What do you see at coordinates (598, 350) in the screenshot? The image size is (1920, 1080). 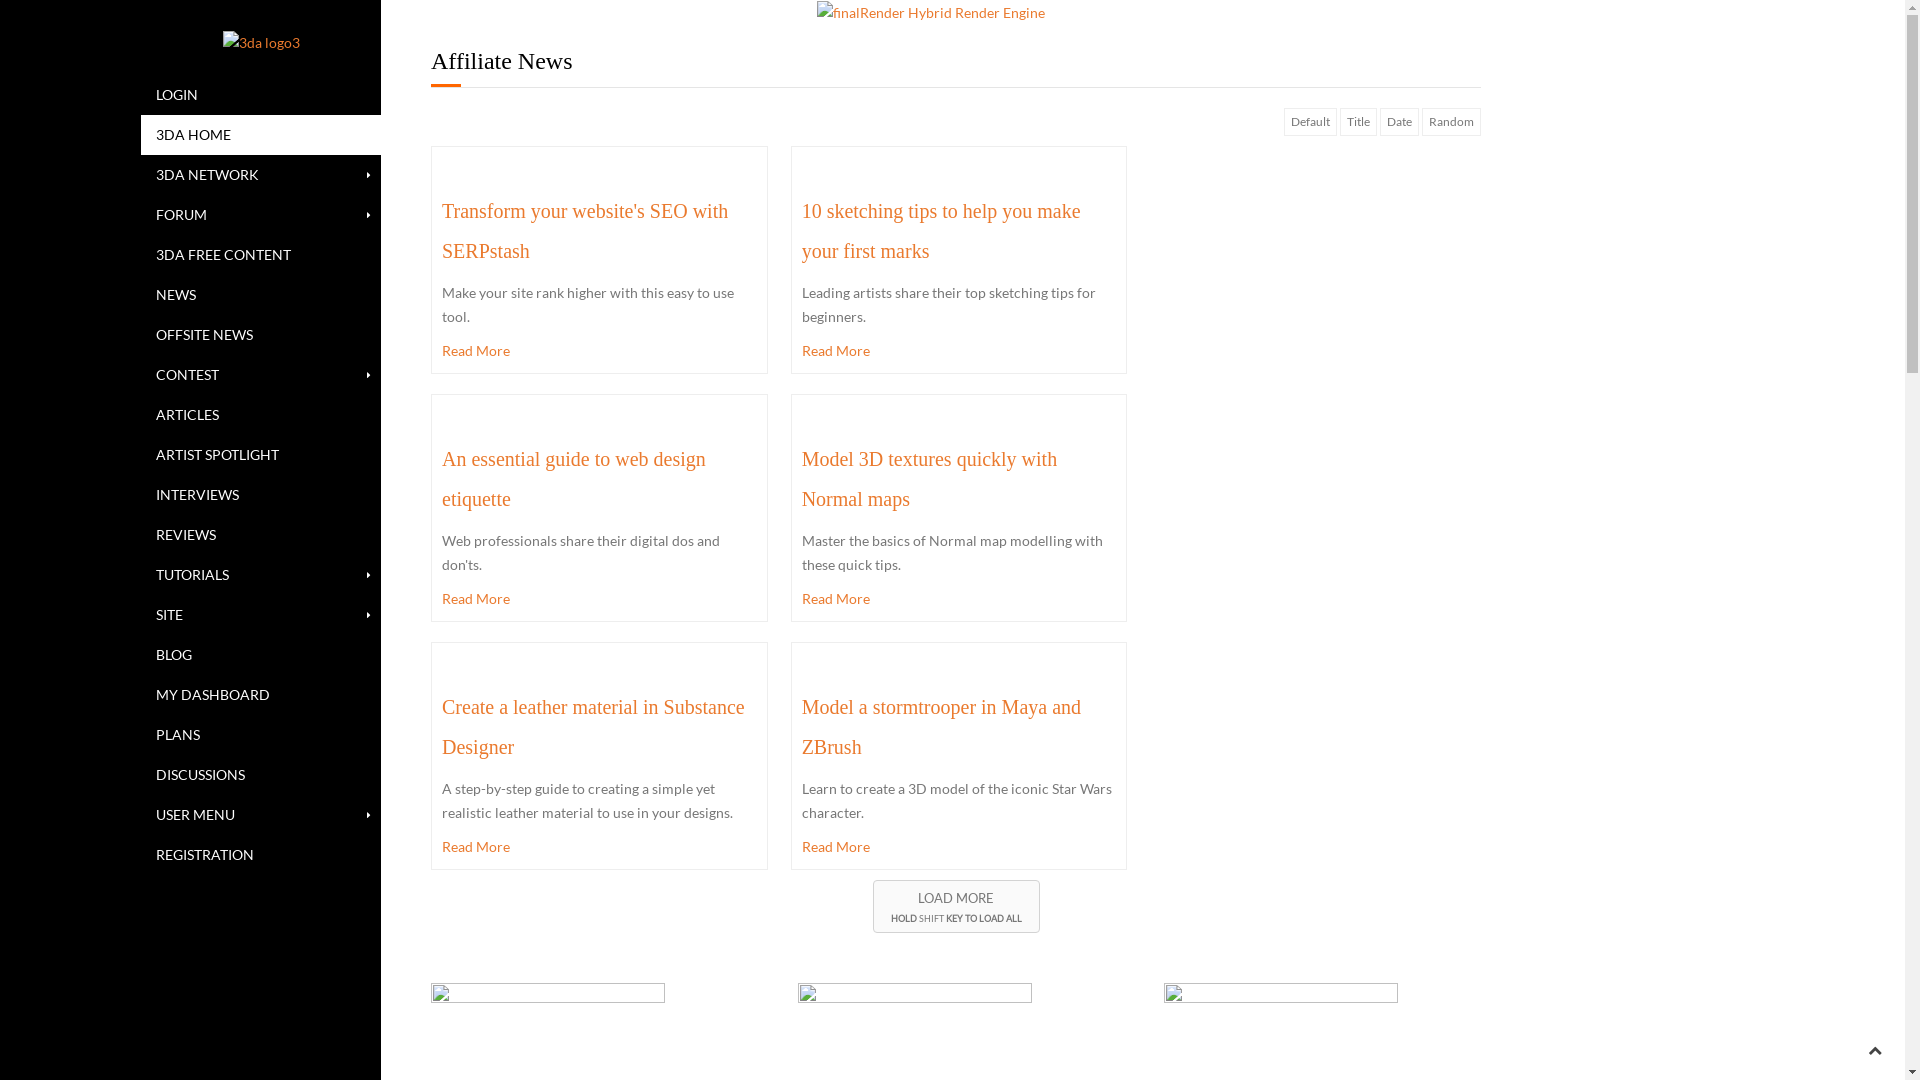 I see `'Read More'` at bounding box center [598, 350].